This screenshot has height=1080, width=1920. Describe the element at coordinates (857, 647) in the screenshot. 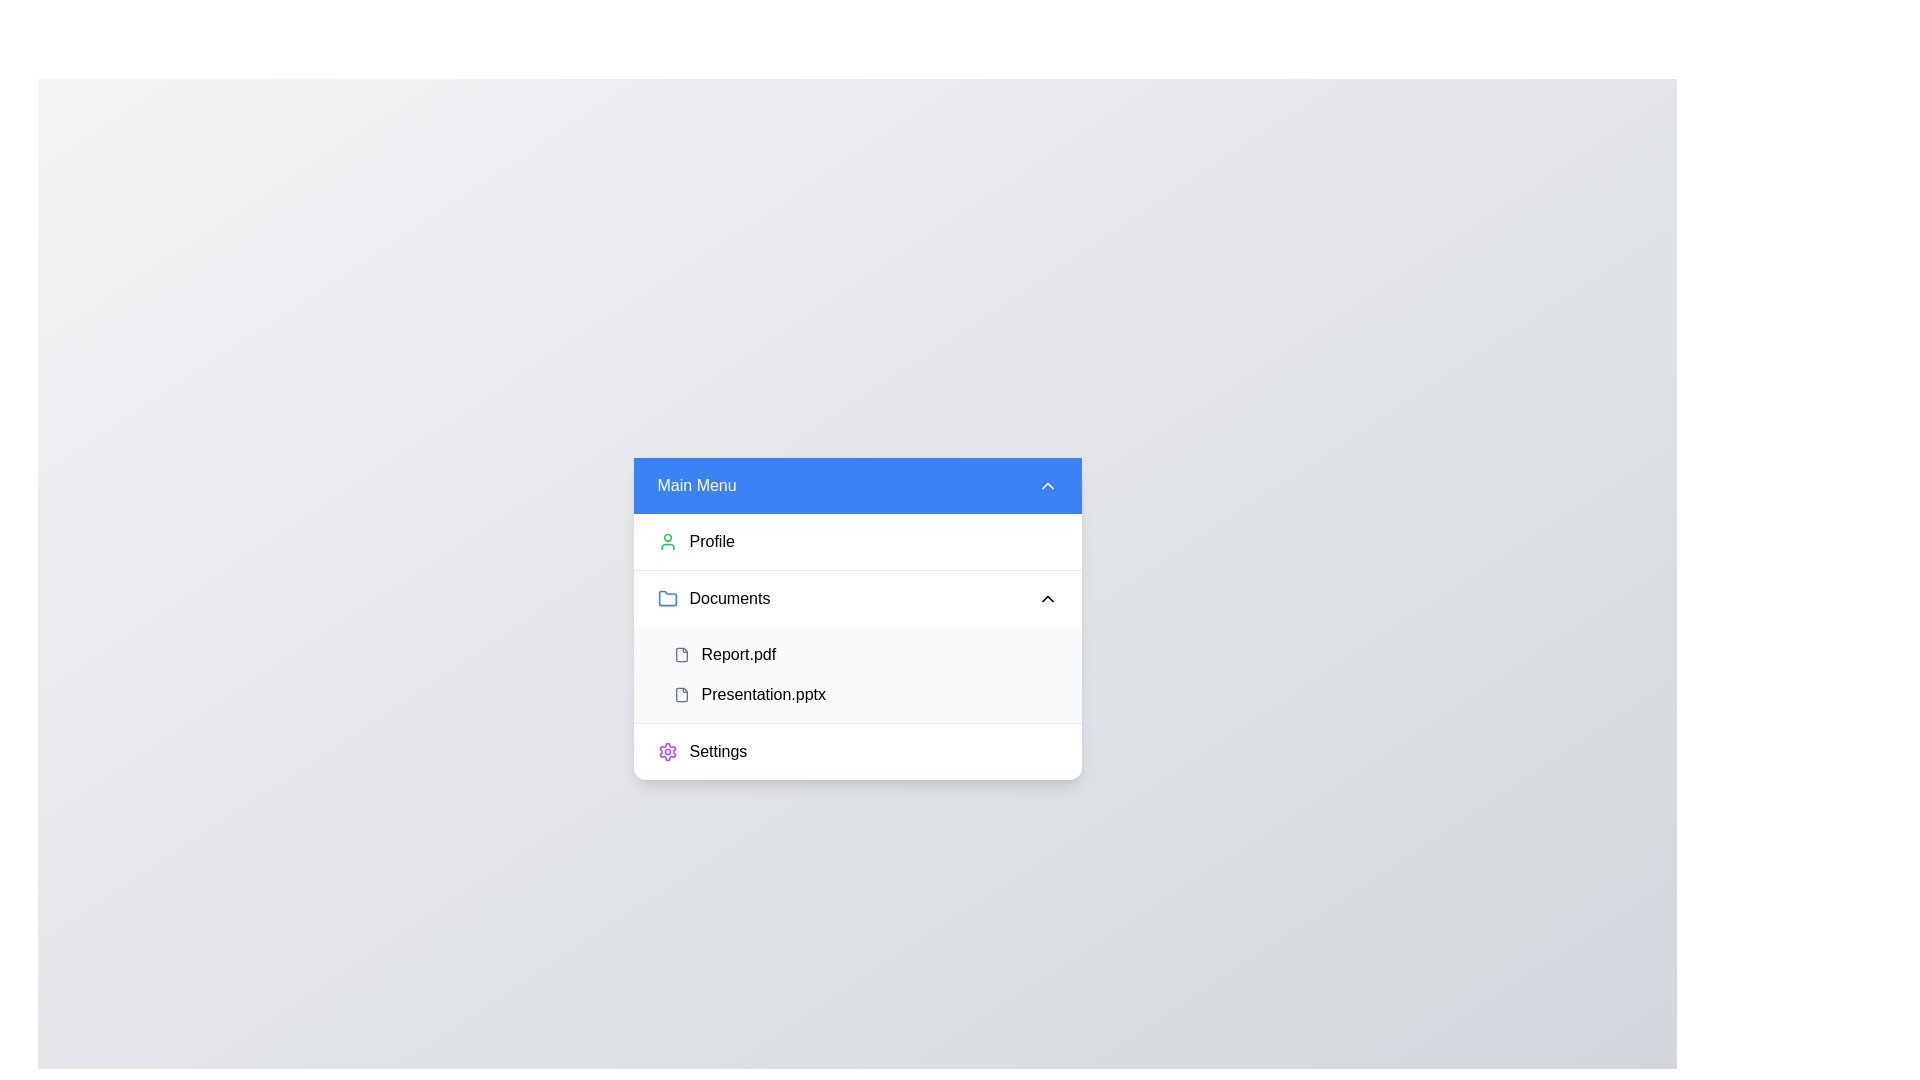

I see `the first file item labeled 'Report.pdf'` at that location.